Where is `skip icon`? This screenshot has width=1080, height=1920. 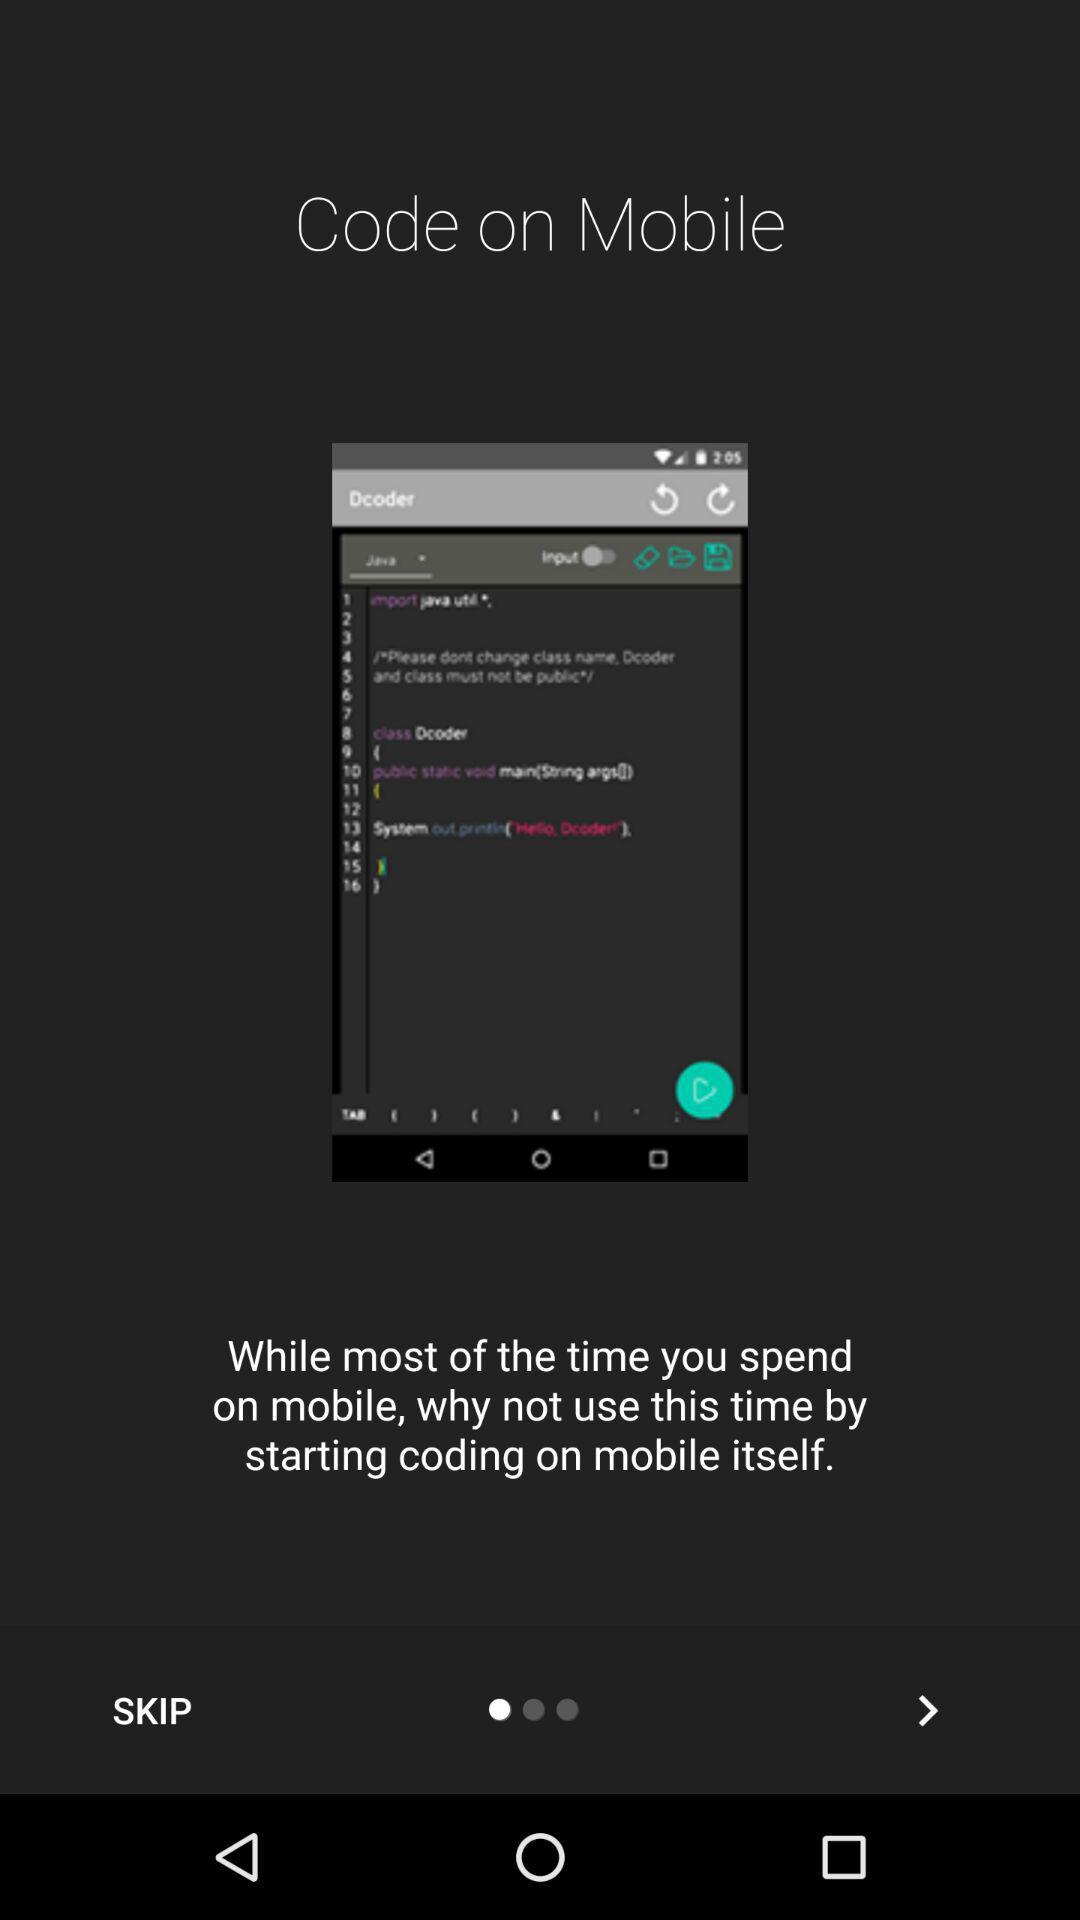
skip icon is located at coordinates (151, 1709).